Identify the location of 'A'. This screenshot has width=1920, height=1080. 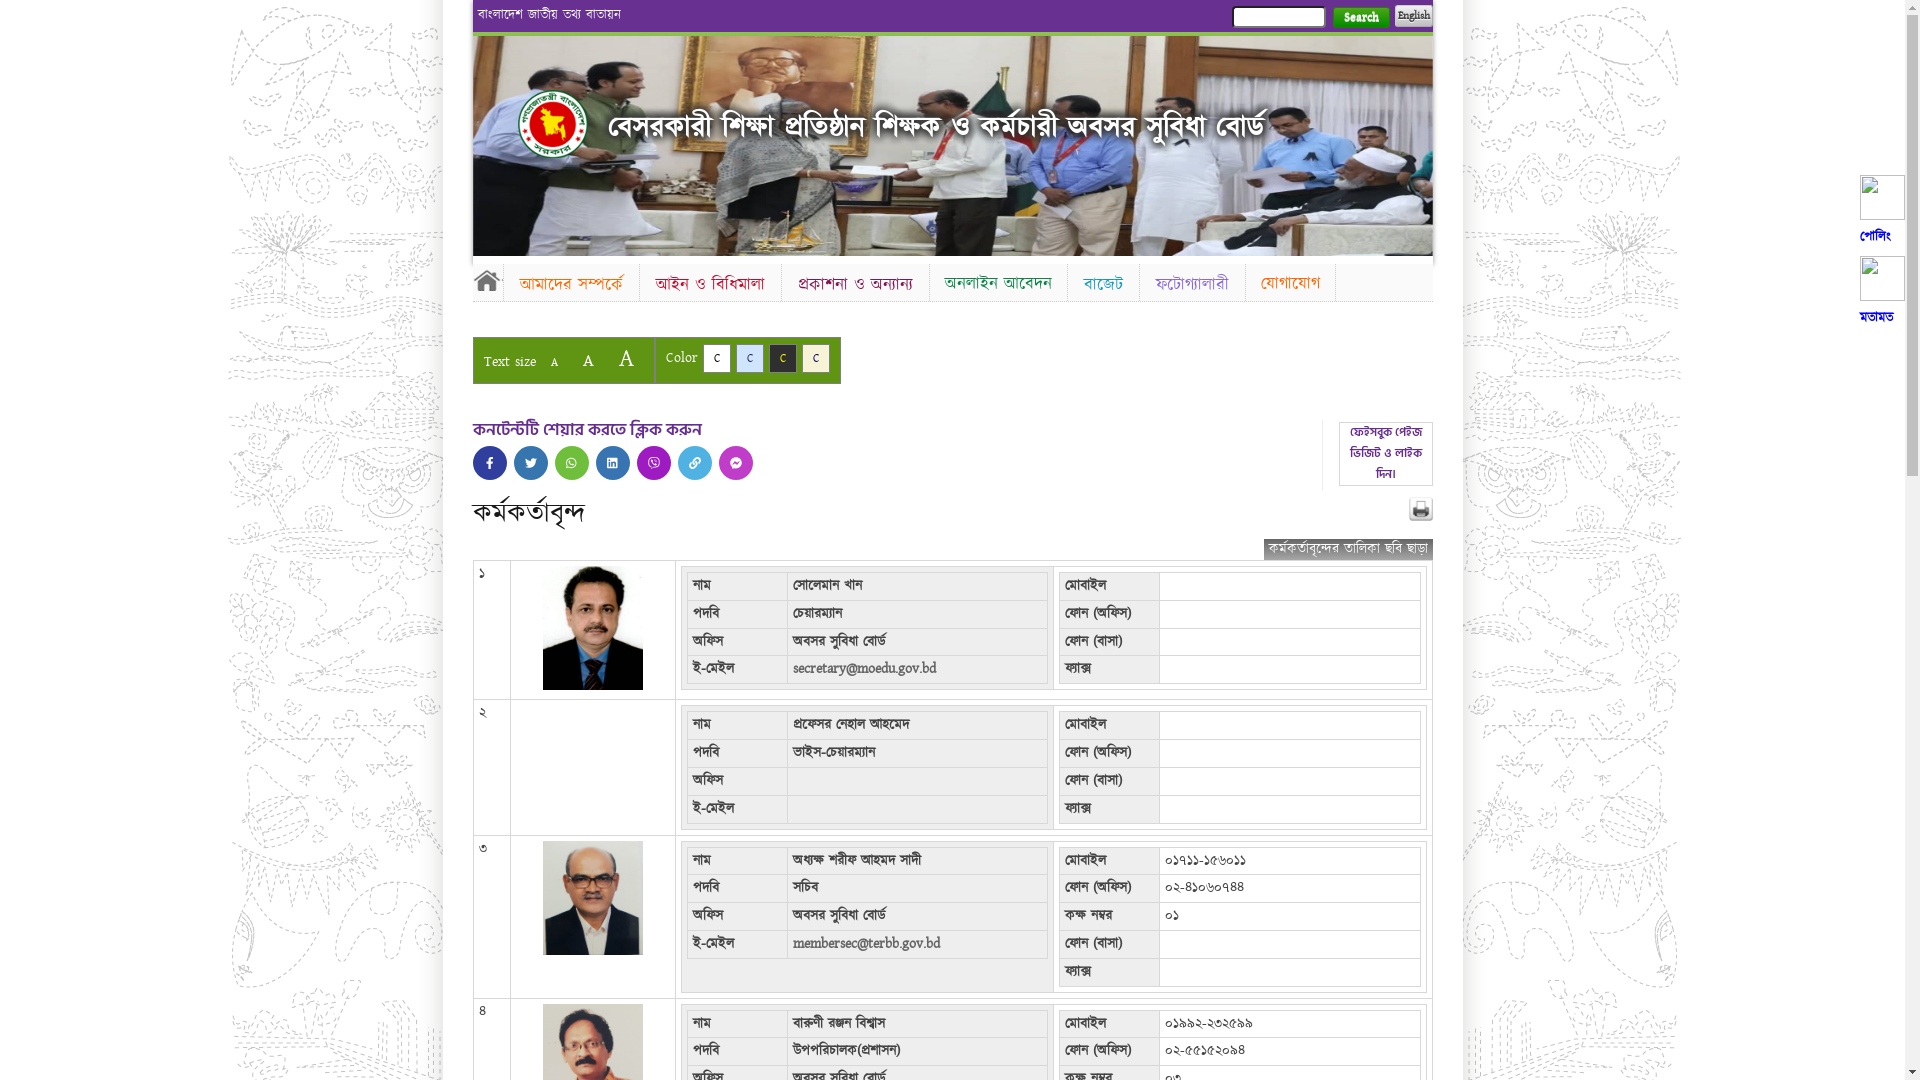
(624, 357).